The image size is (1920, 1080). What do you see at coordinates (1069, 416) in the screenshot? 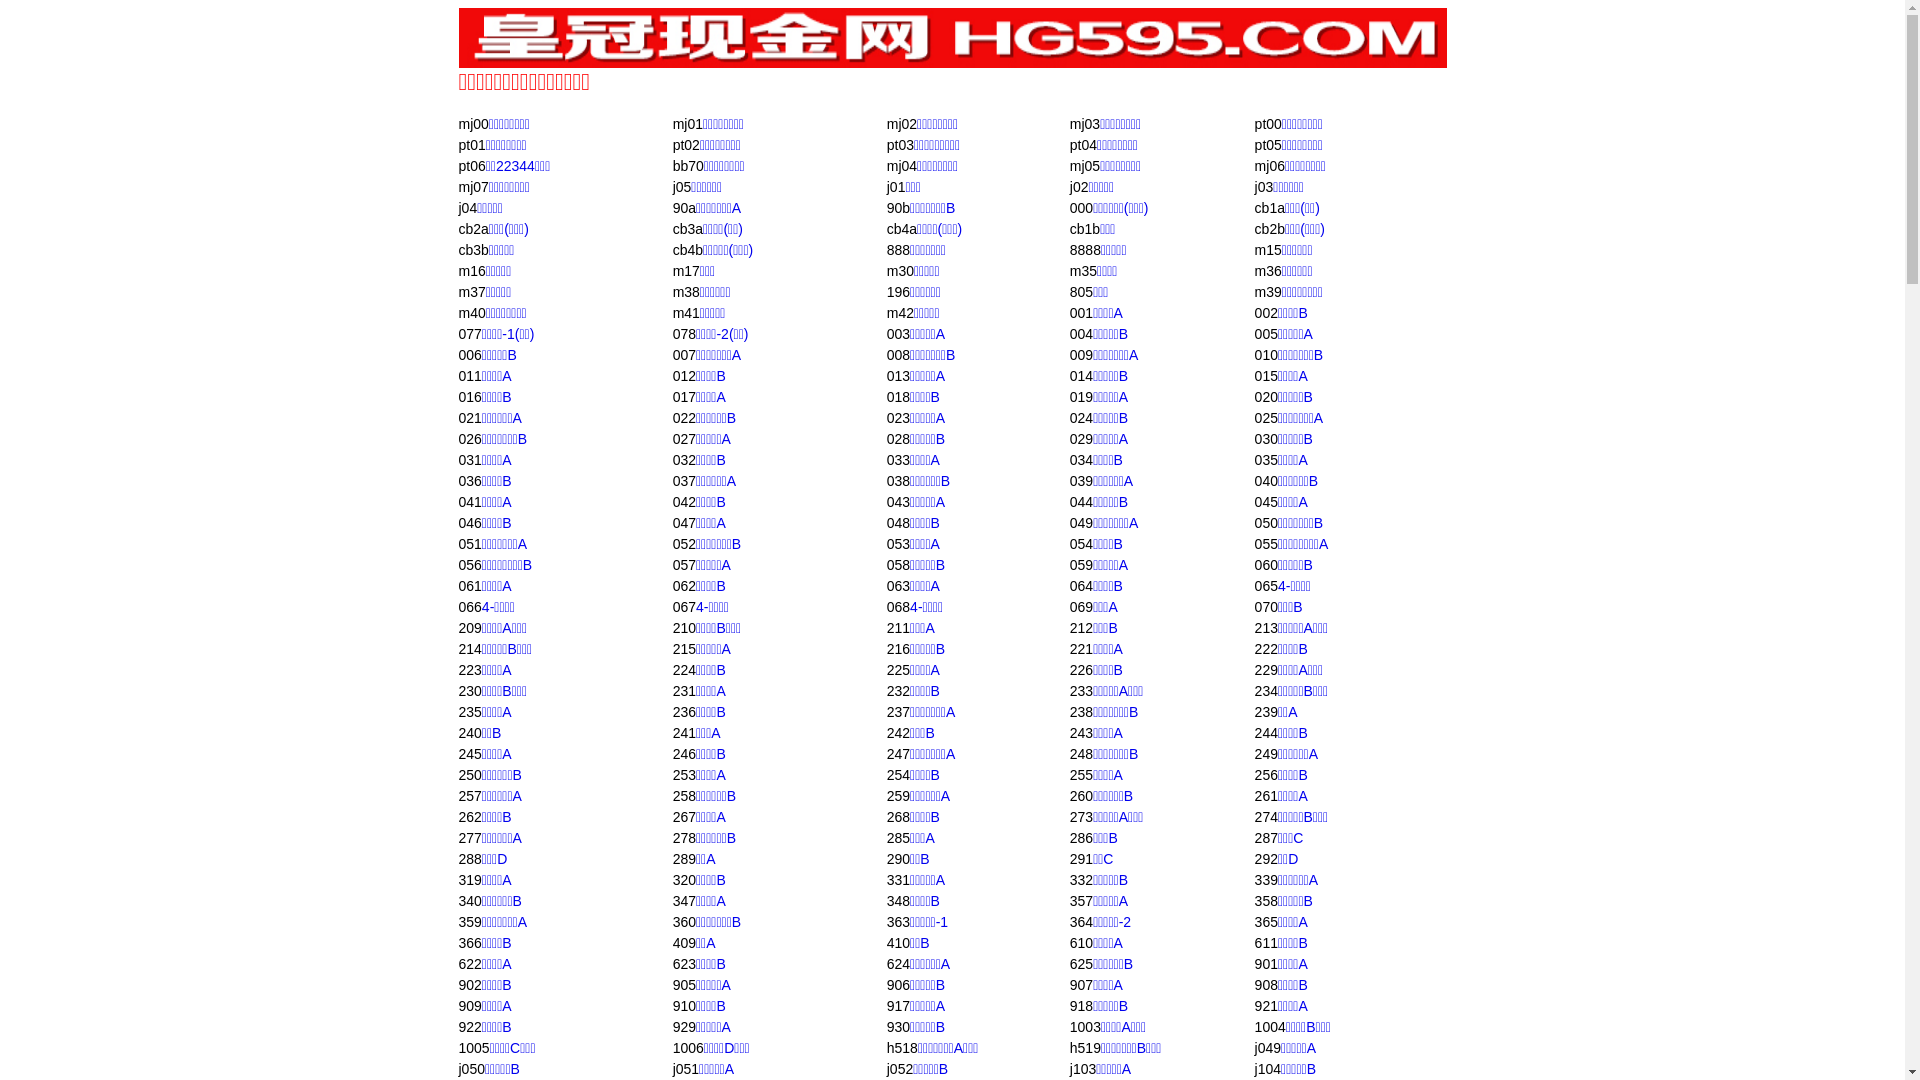
I see `'024'` at bounding box center [1069, 416].